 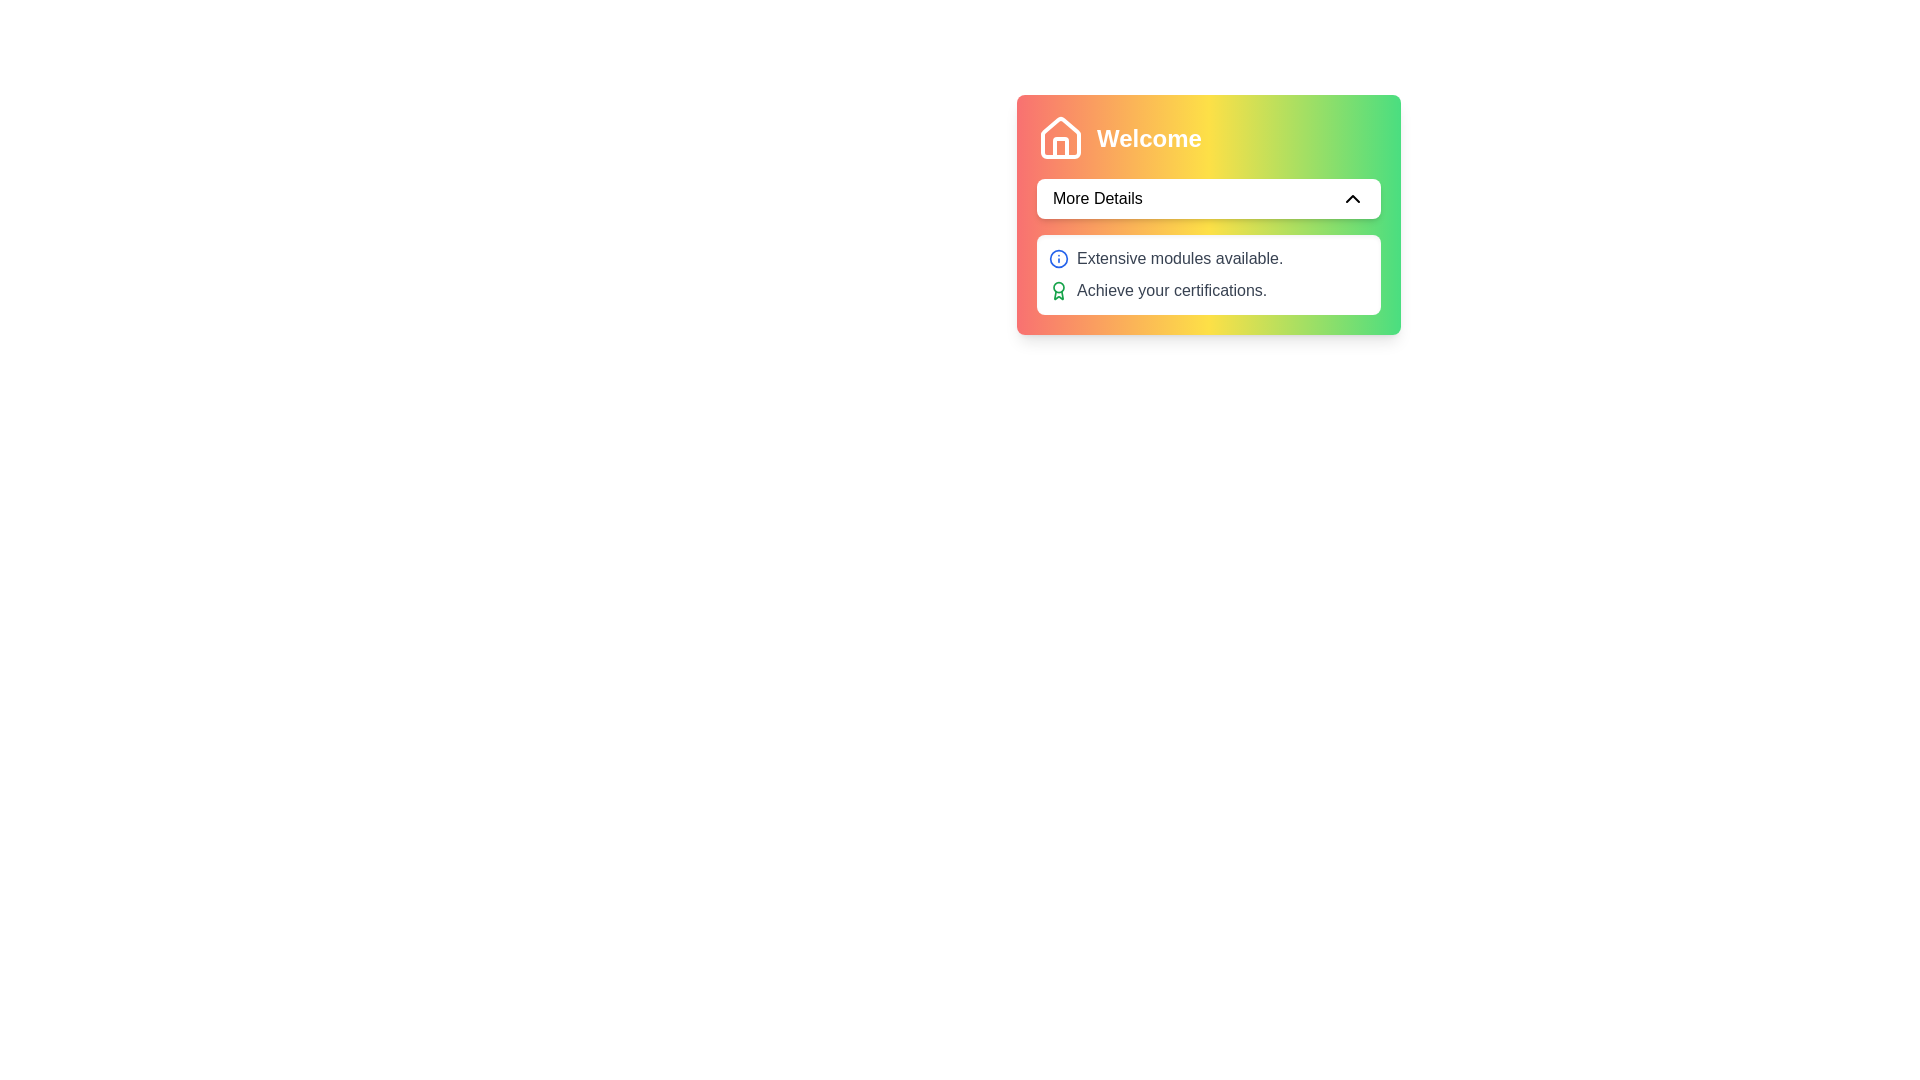 I want to click on informational text with the blue circular icon containing an 'i' that states 'Extensive modules available.' located below the 'More Details' text field, so click(x=1208, y=257).